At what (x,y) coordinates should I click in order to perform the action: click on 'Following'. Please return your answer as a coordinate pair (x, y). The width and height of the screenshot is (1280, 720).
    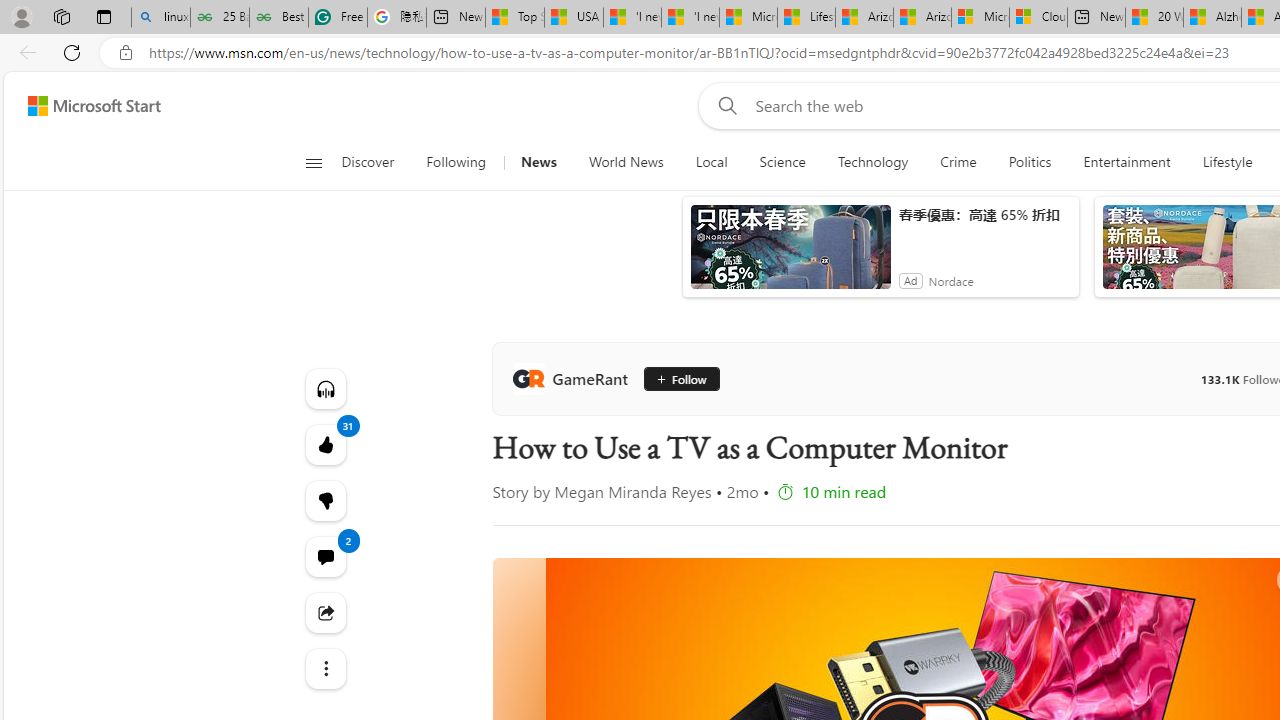
    Looking at the image, I should click on (456, 162).